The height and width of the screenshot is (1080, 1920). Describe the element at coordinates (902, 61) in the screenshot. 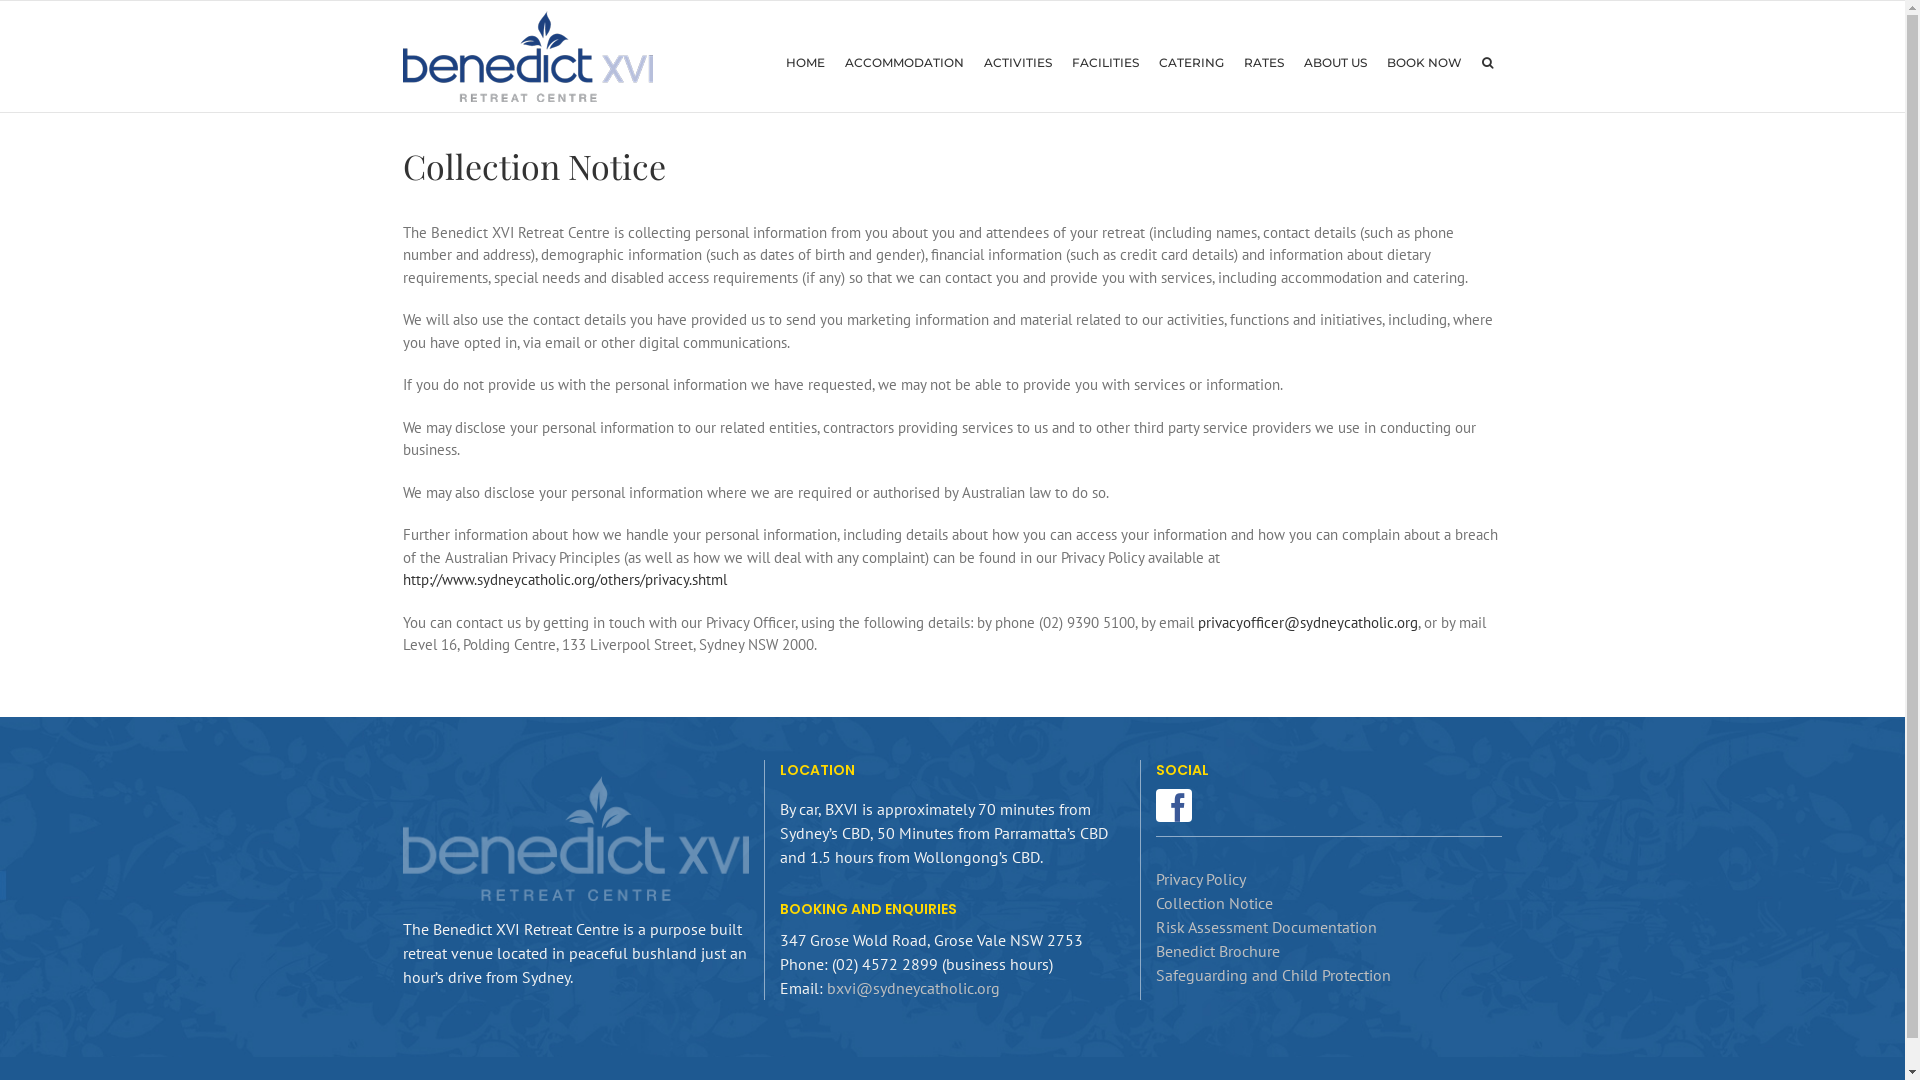

I see `'ACCOMMODATION'` at that location.